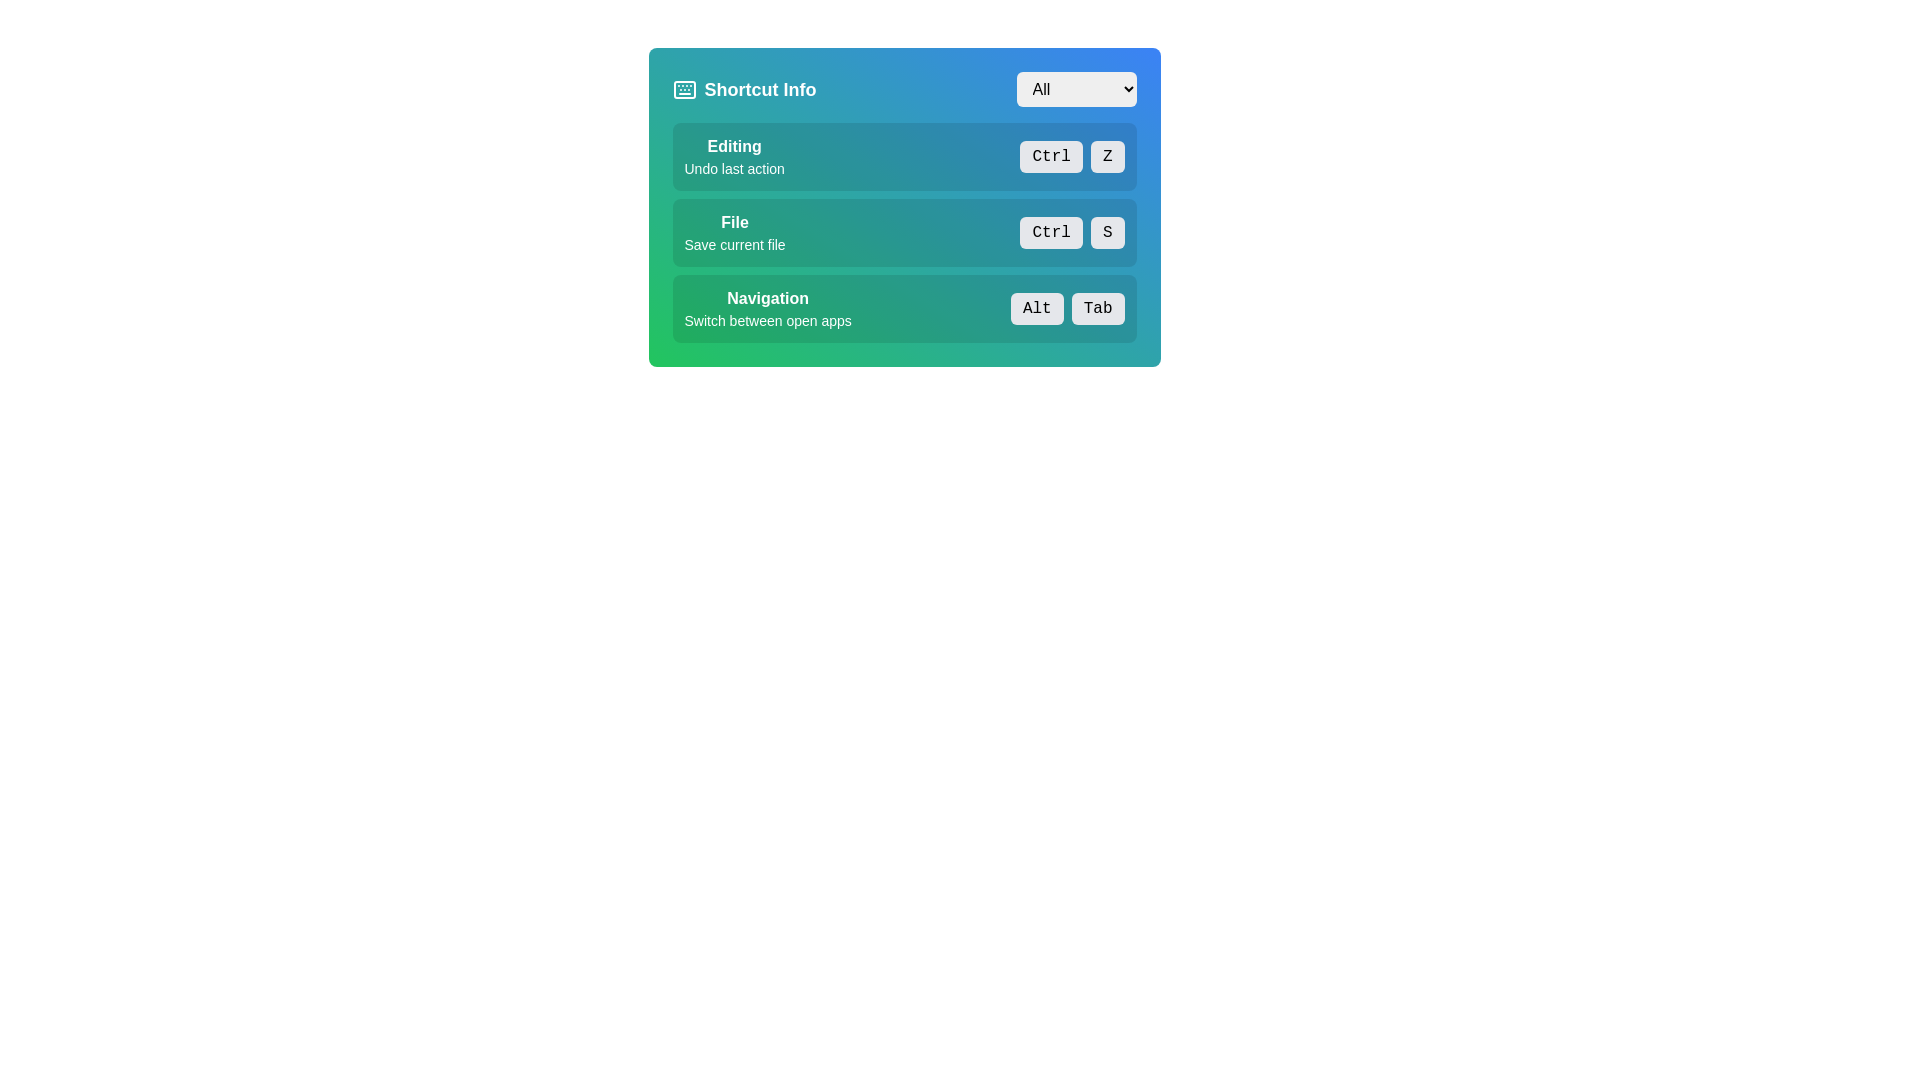 Image resolution: width=1920 pixels, height=1080 pixels. Describe the element at coordinates (1106, 231) in the screenshot. I see `the Label element displaying the letter 'S' in the center, which is a grey rounded rectangle located to the right of the 'Ctrl' label in the Shortcut Info section` at that location.